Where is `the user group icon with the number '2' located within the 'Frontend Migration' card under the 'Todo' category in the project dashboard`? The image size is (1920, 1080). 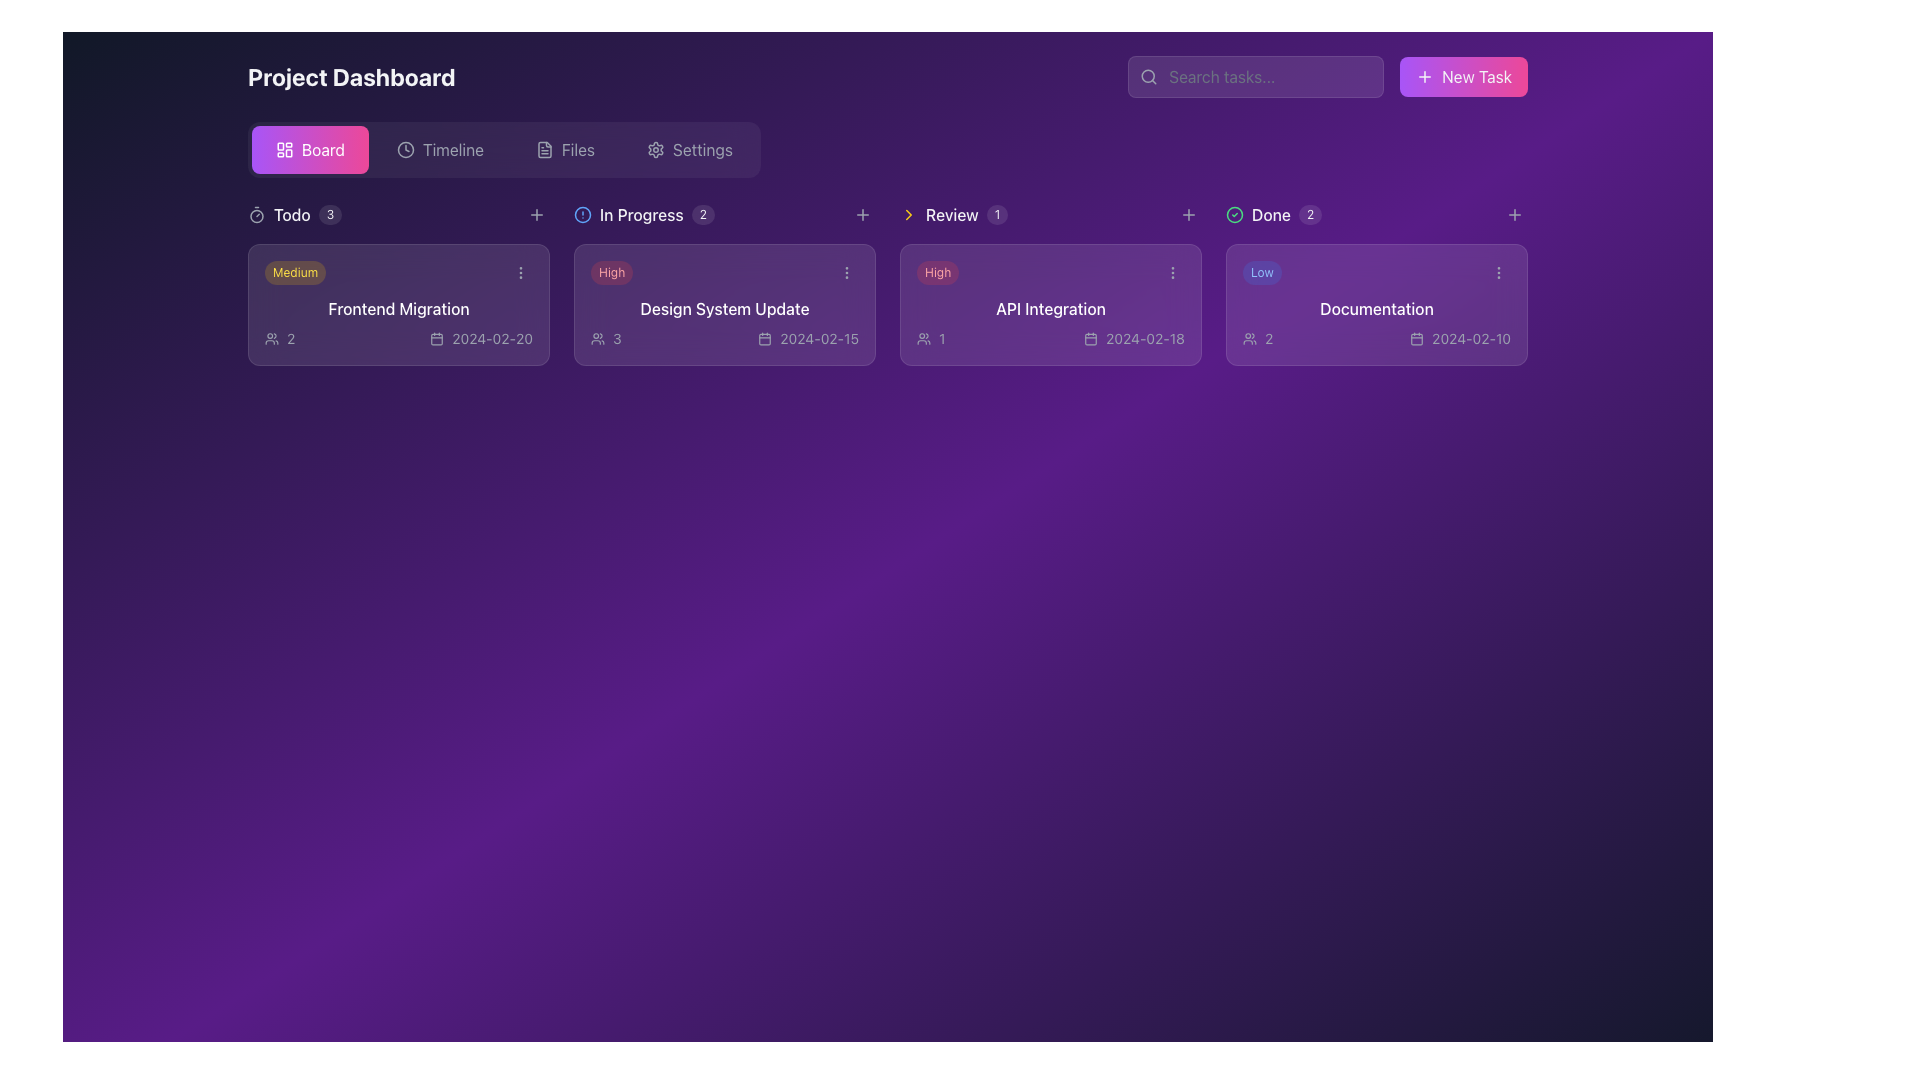
the user group icon with the number '2' located within the 'Frontend Migration' card under the 'Todo' category in the project dashboard is located at coordinates (279, 338).